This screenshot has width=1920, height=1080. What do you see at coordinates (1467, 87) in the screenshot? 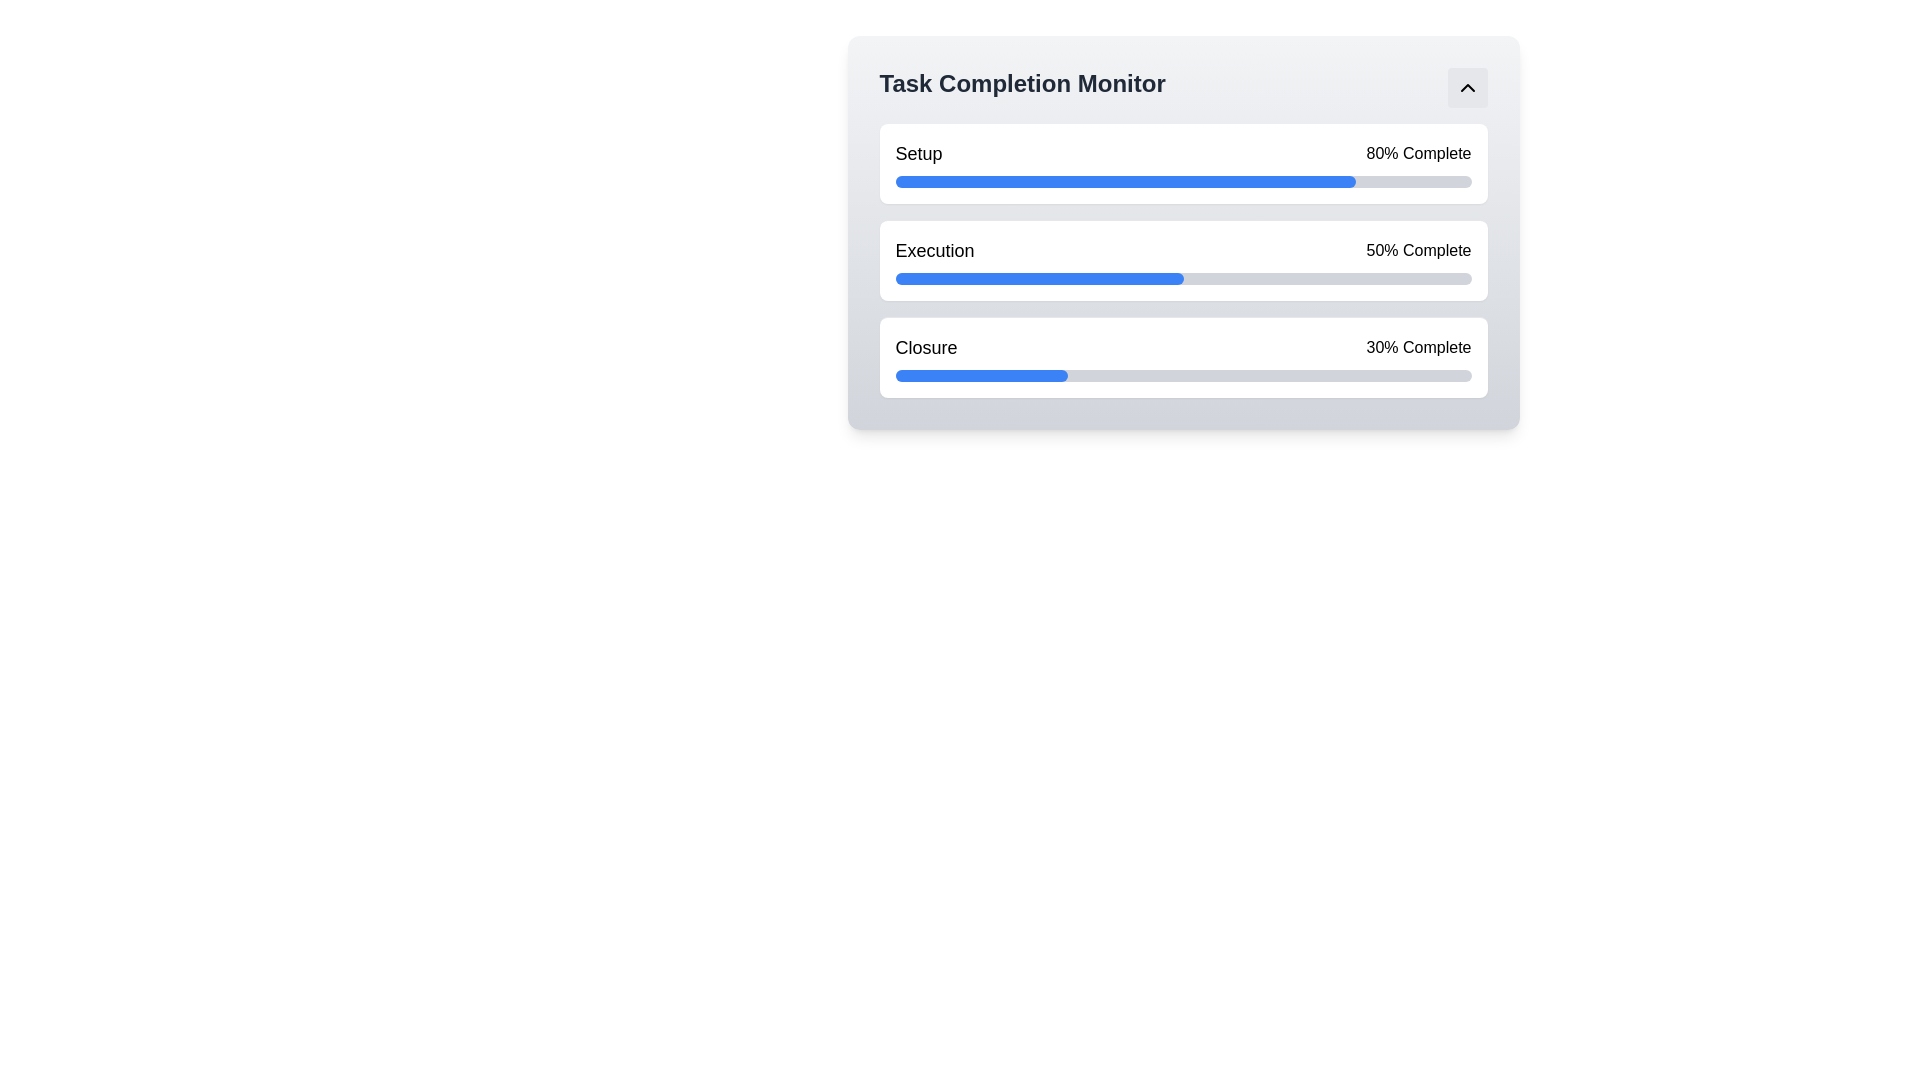
I see `the small rectangular button with a light gray background and a black upward-pointing chevron icon in the 'Task Completion Monitor' section` at bounding box center [1467, 87].